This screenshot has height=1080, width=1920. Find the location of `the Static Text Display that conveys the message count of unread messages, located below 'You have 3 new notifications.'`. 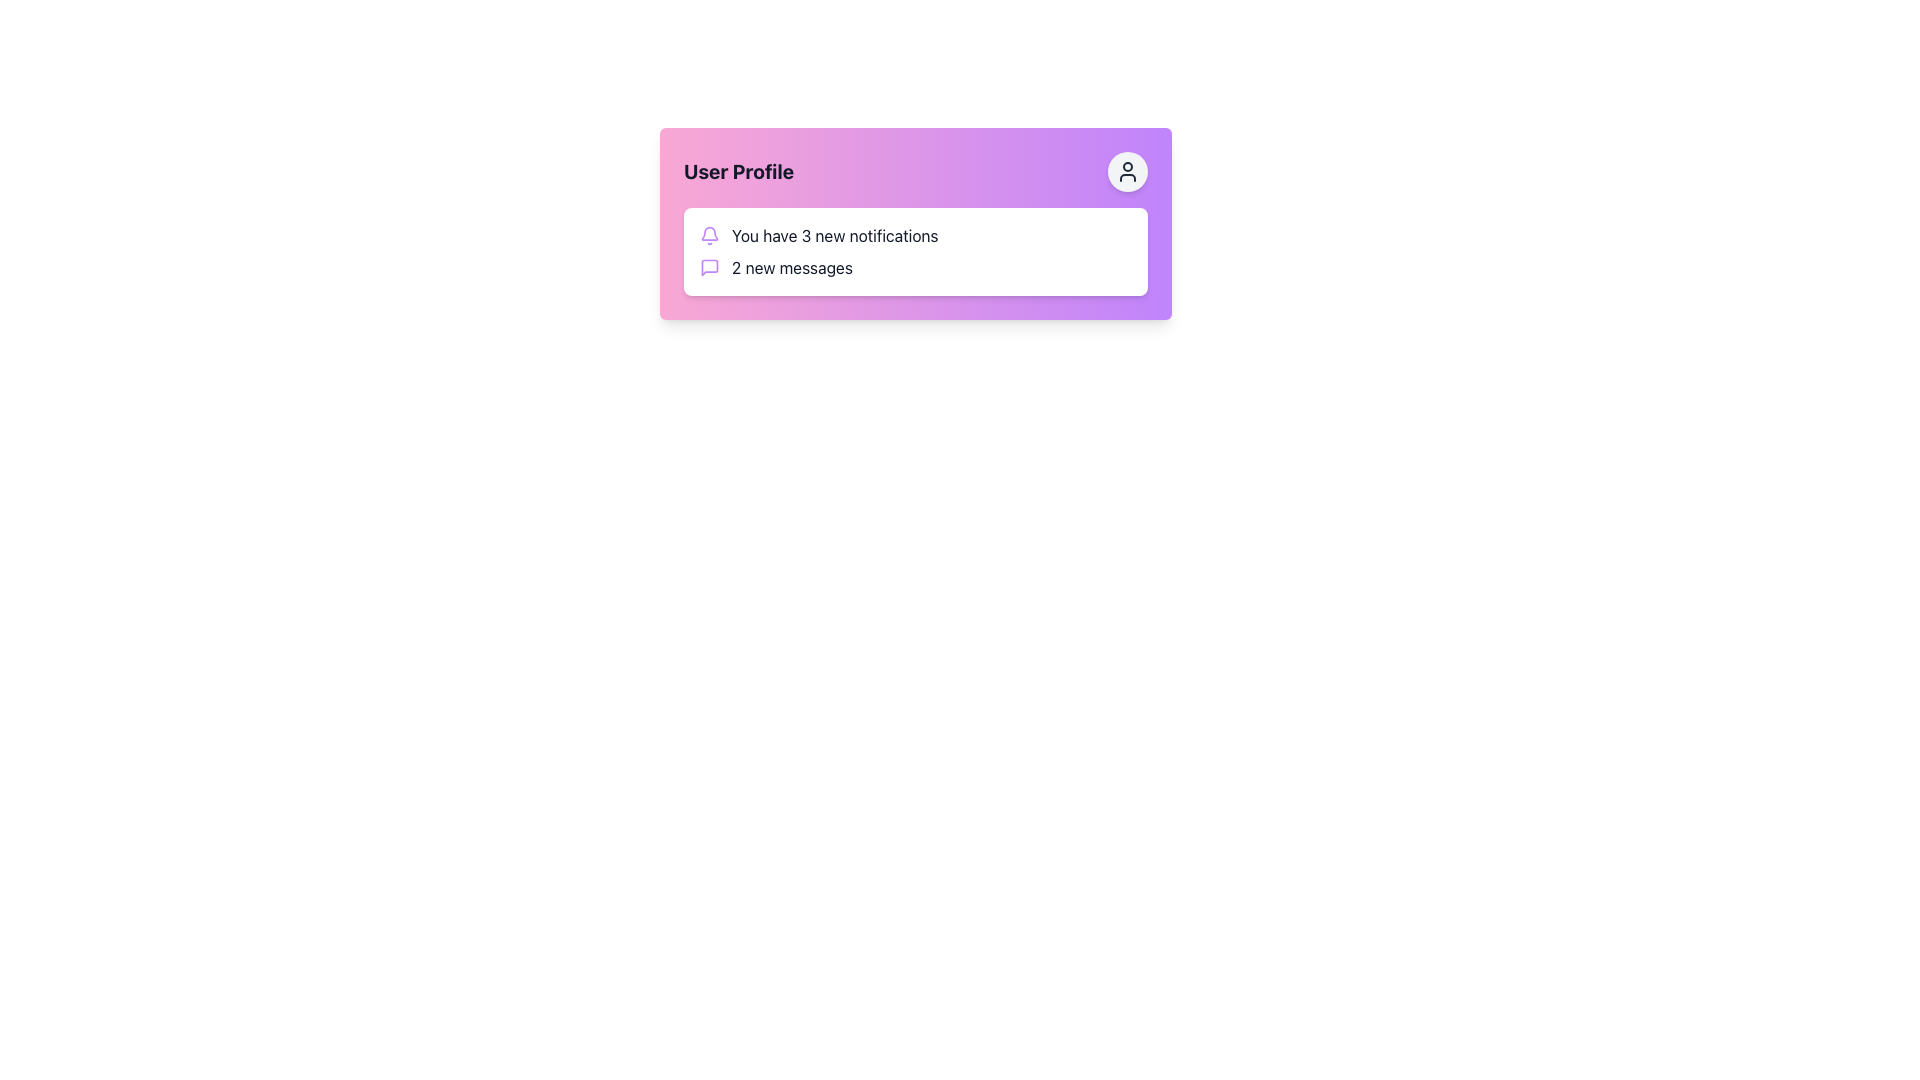

the Static Text Display that conveys the message count of unread messages, located below 'You have 3 new notifications.' is located at coordinates (791, 266).